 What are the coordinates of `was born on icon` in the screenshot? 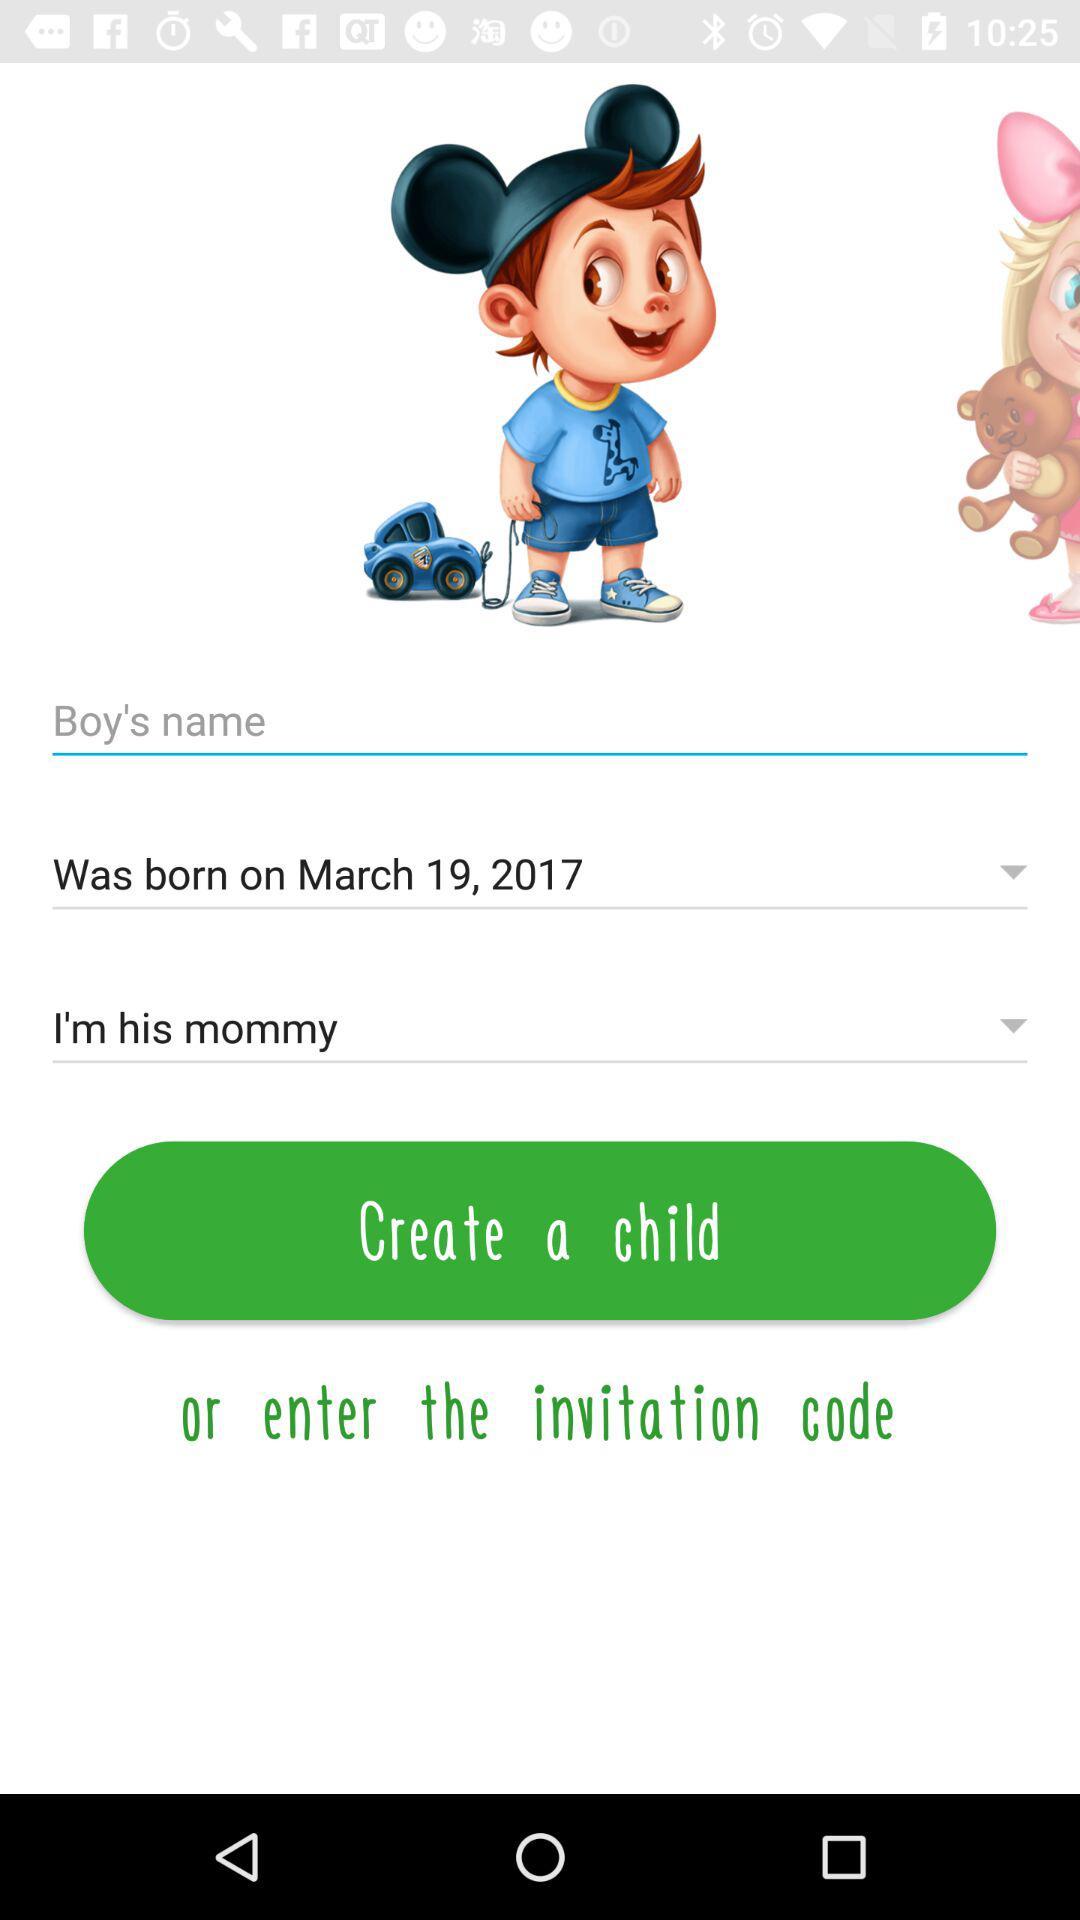 It's located at (540, 874).